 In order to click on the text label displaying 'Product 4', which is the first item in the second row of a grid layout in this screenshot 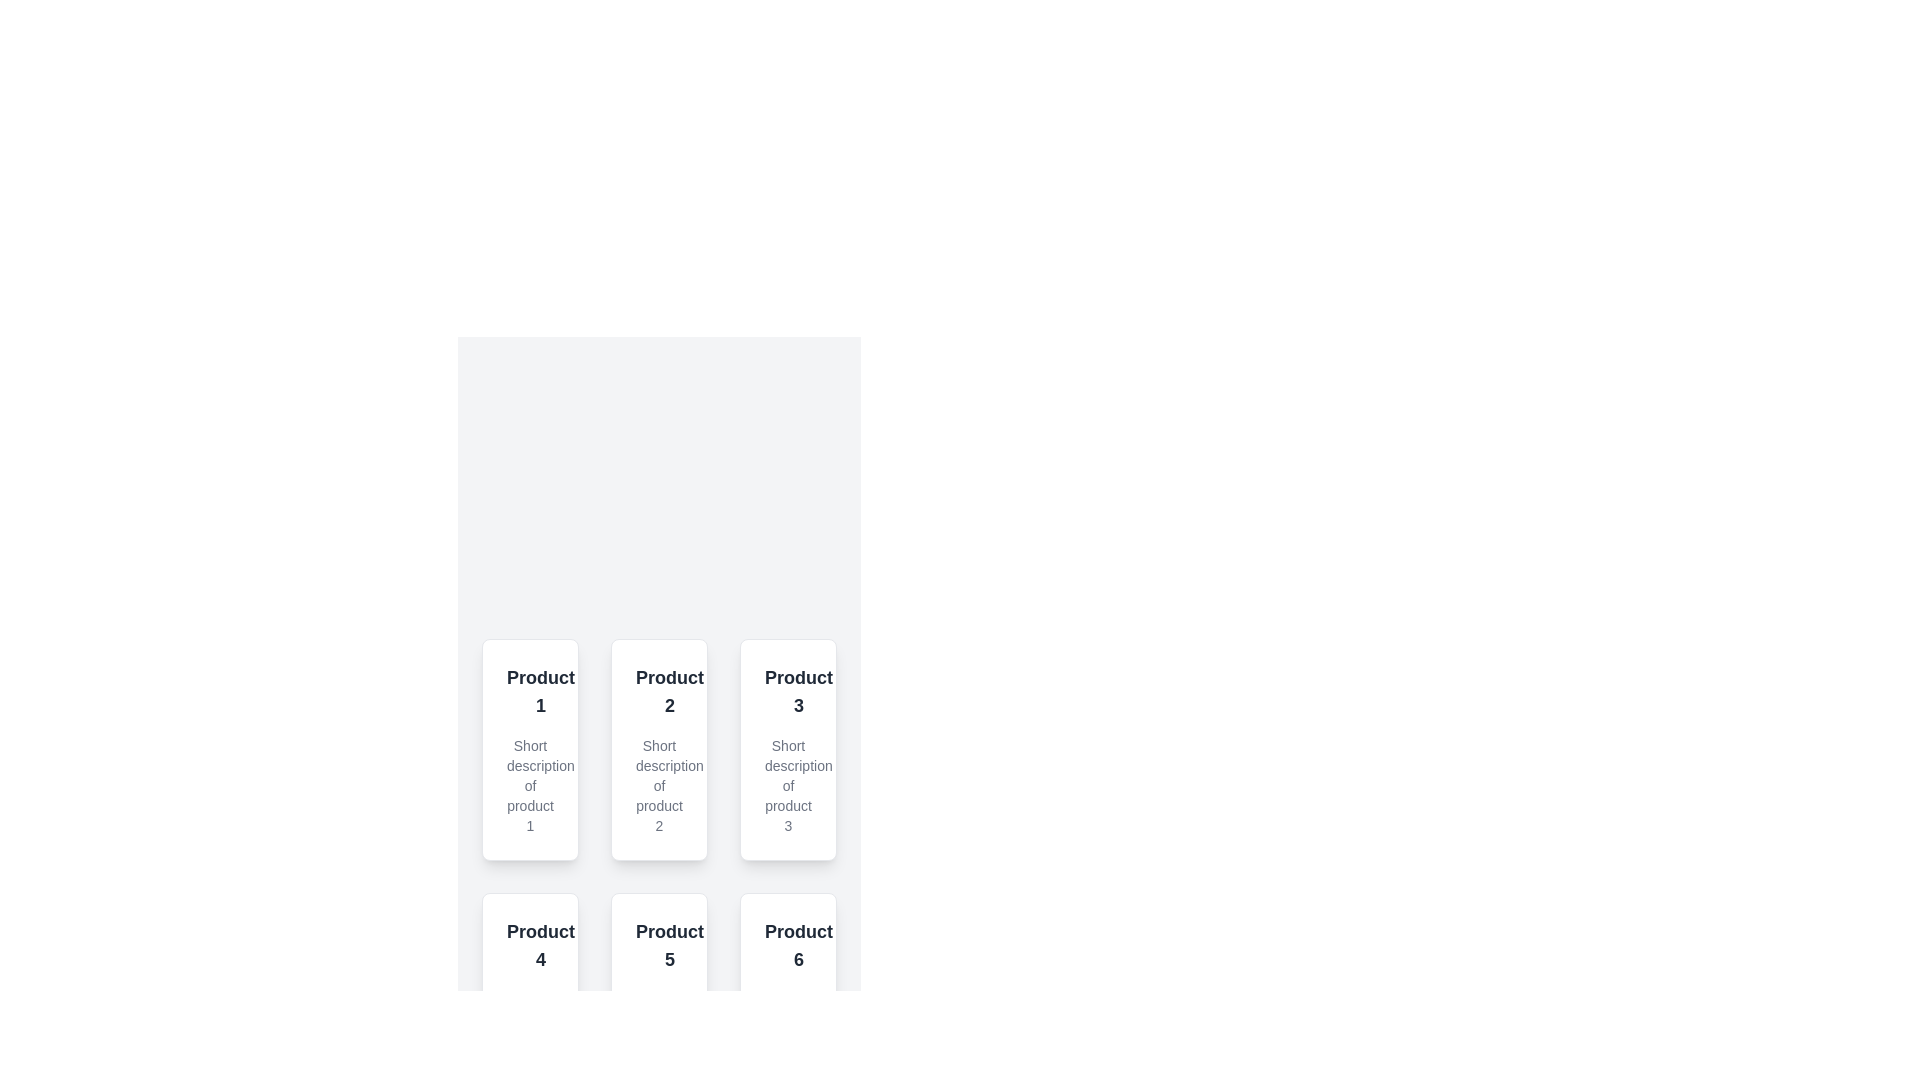, I will do `click(541, 945)`.